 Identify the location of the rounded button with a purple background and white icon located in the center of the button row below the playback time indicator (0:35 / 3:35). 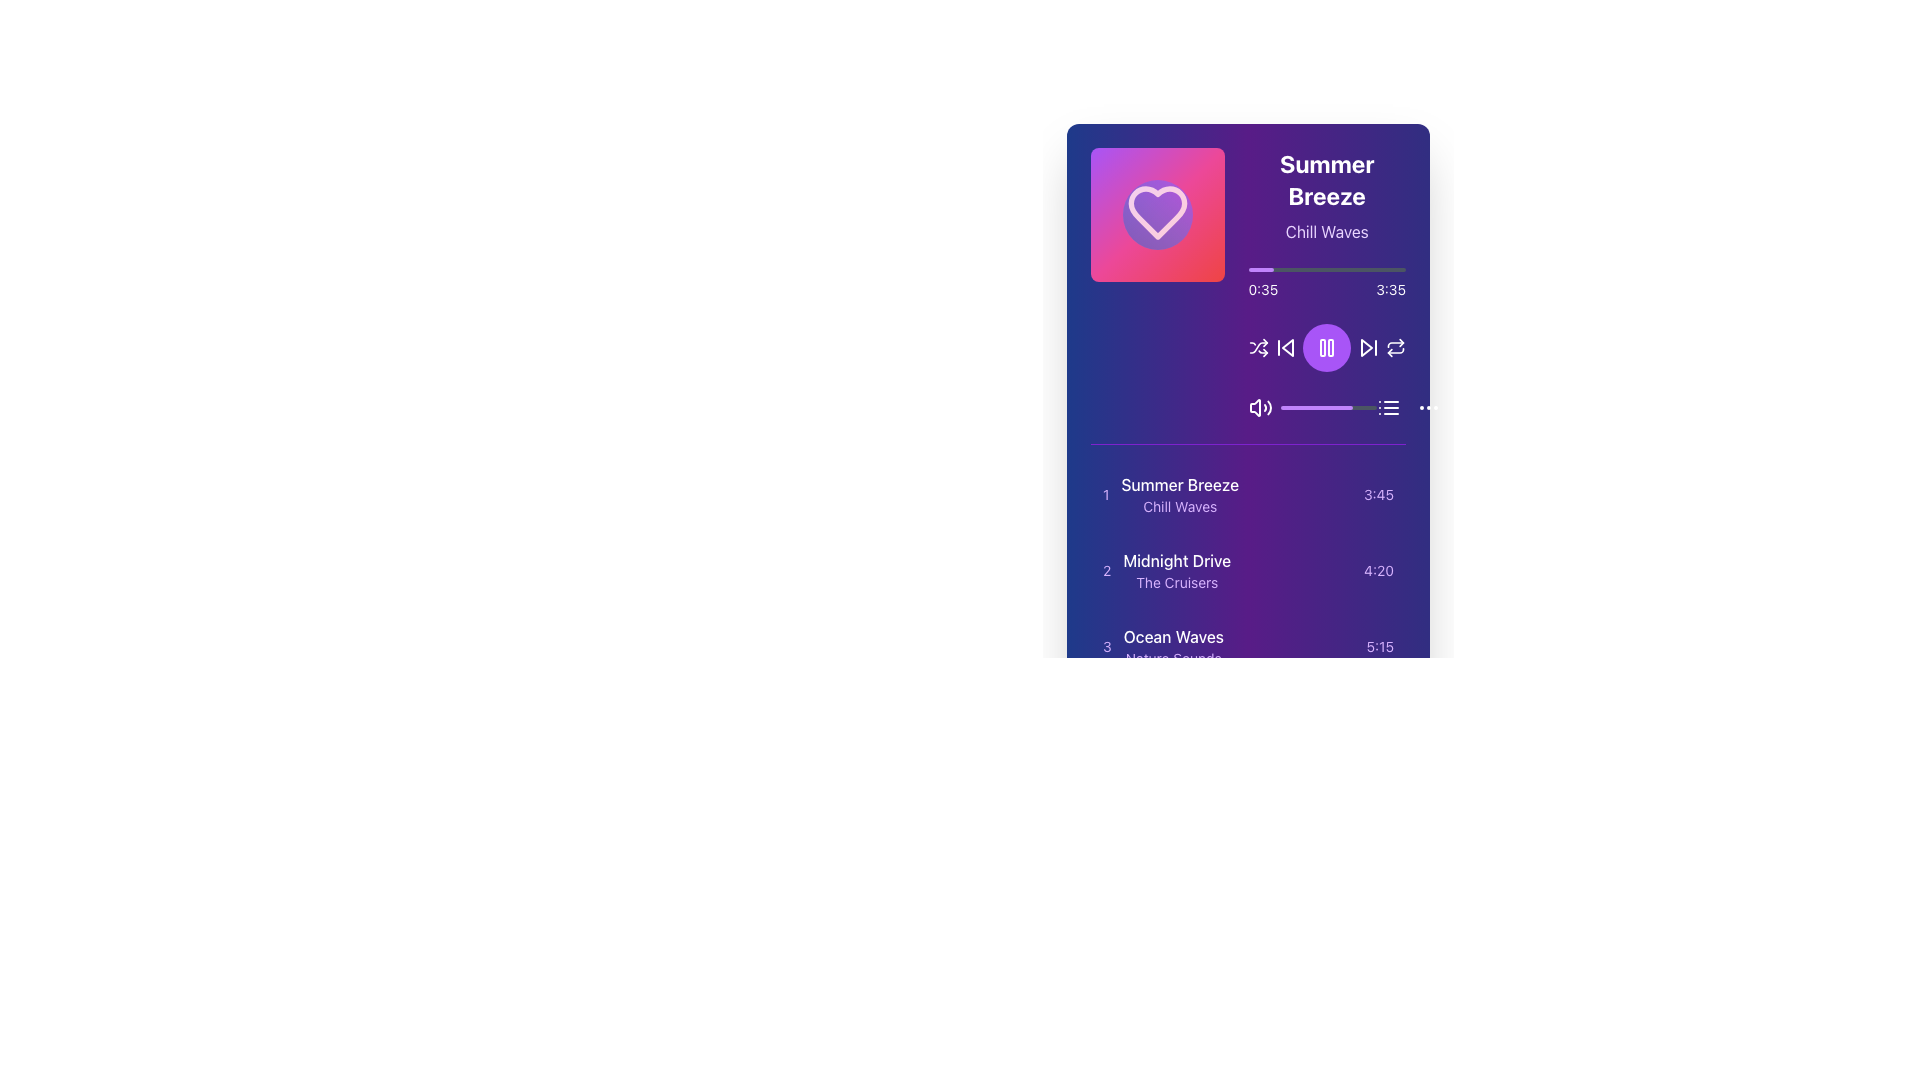
(1327, 346).